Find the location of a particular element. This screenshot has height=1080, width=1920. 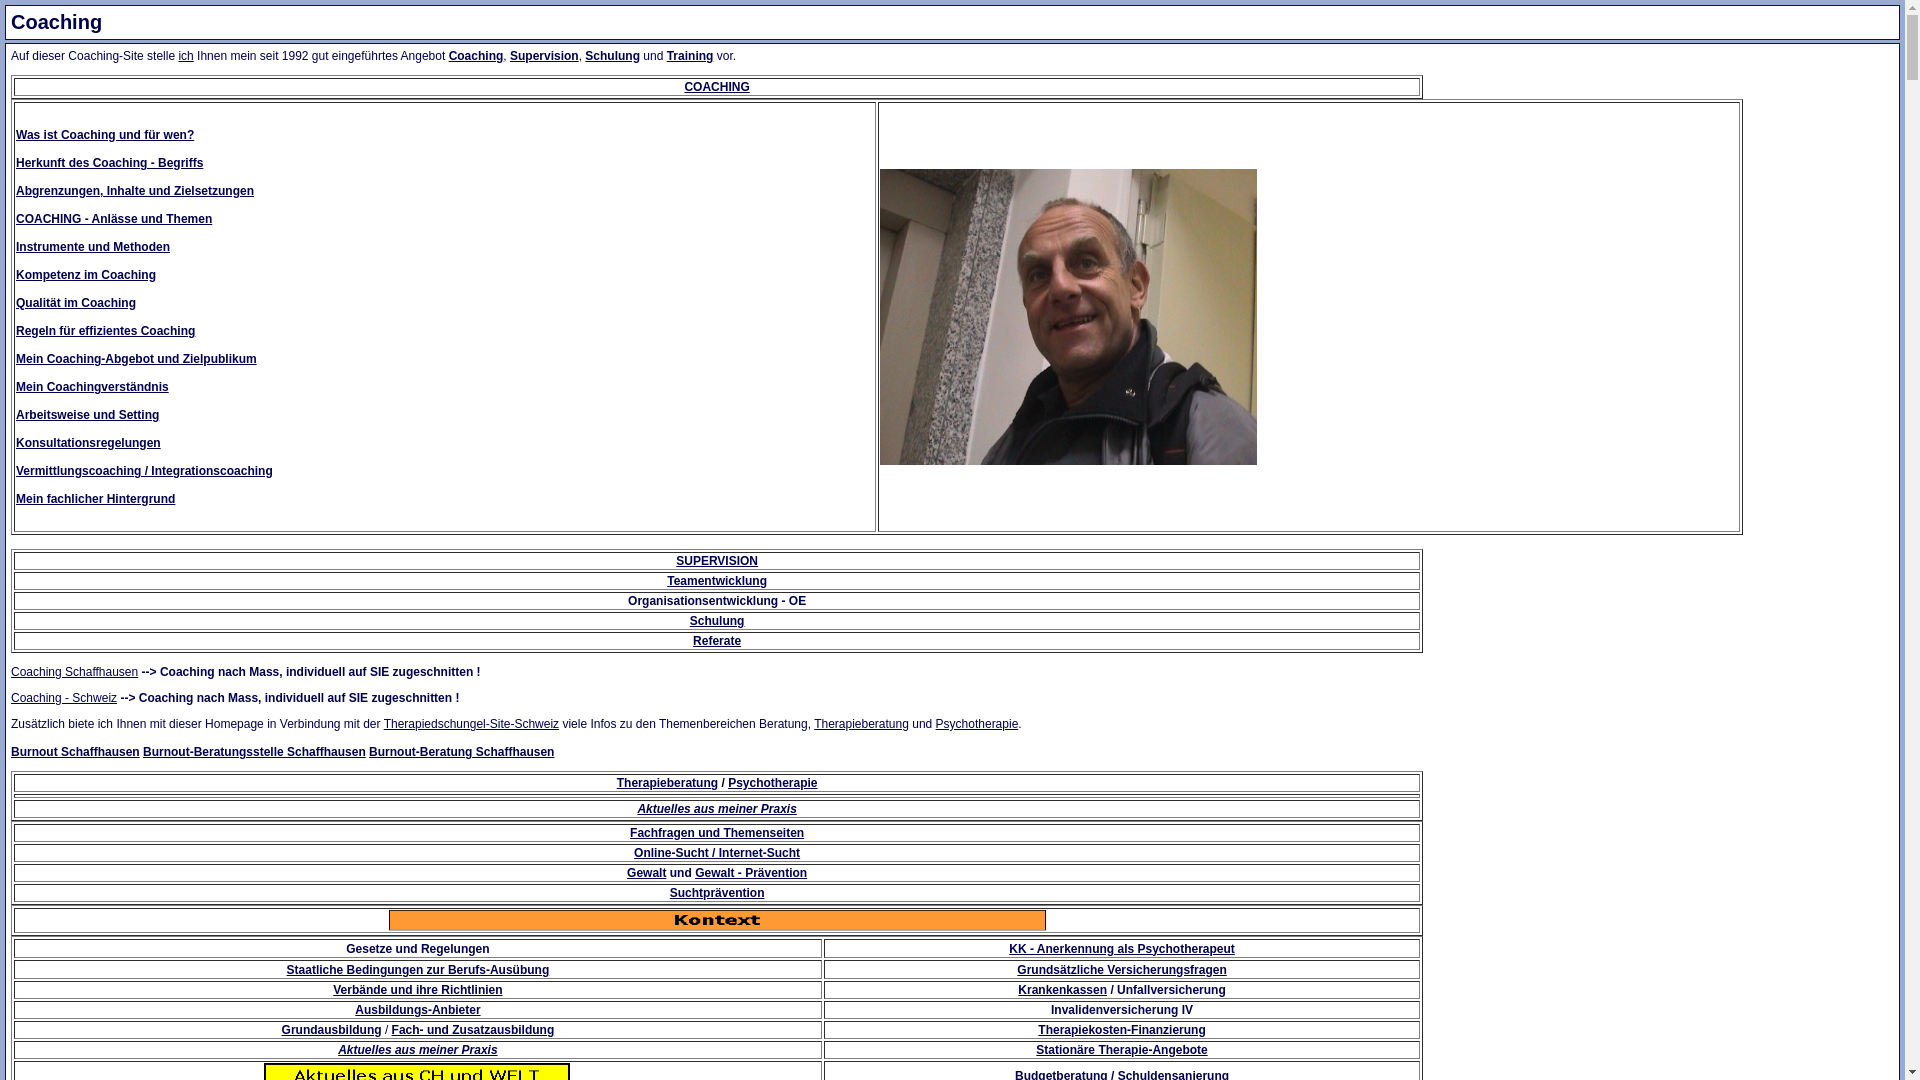

'Fach- und Zusatzausbildung' is located at coordinates (392, 1029).